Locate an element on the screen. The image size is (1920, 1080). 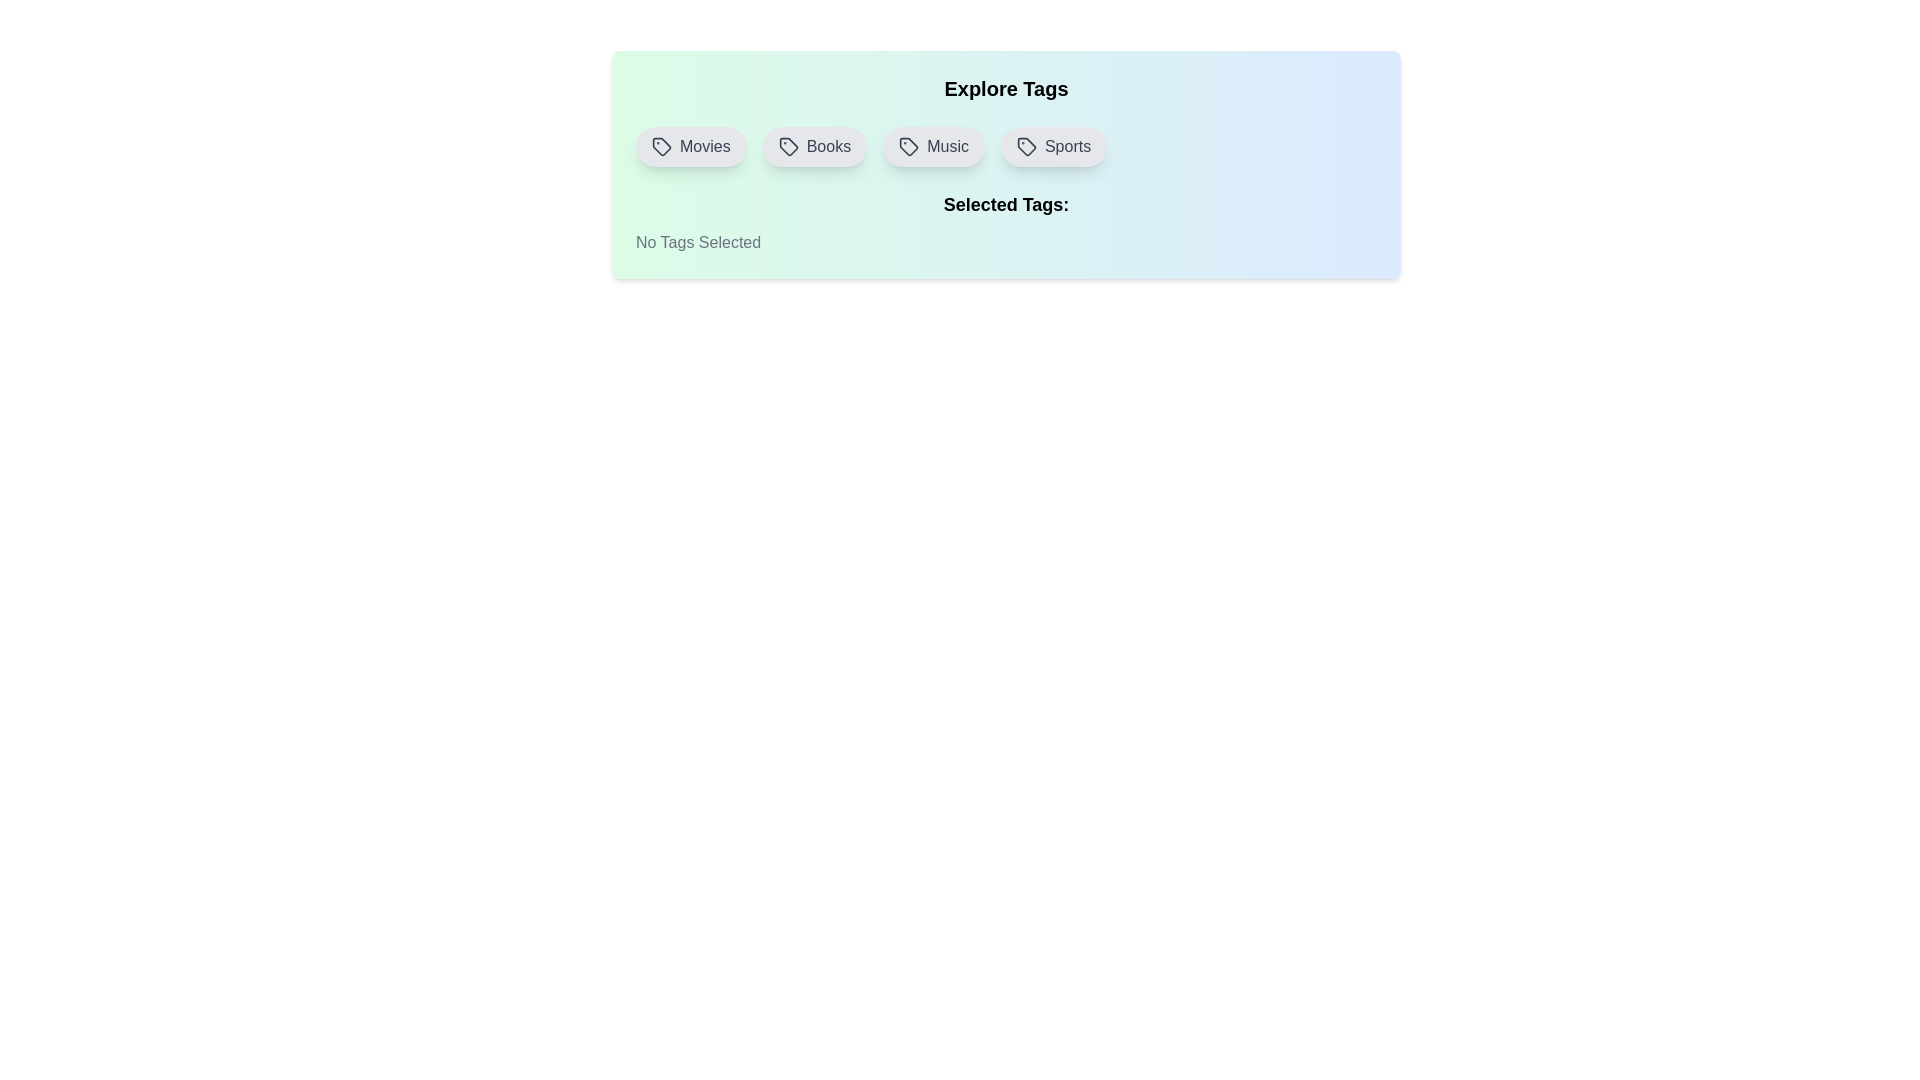
the static text element that serves as a title or heading for the section related to exploring tags is located at coordinates (1006, 87).